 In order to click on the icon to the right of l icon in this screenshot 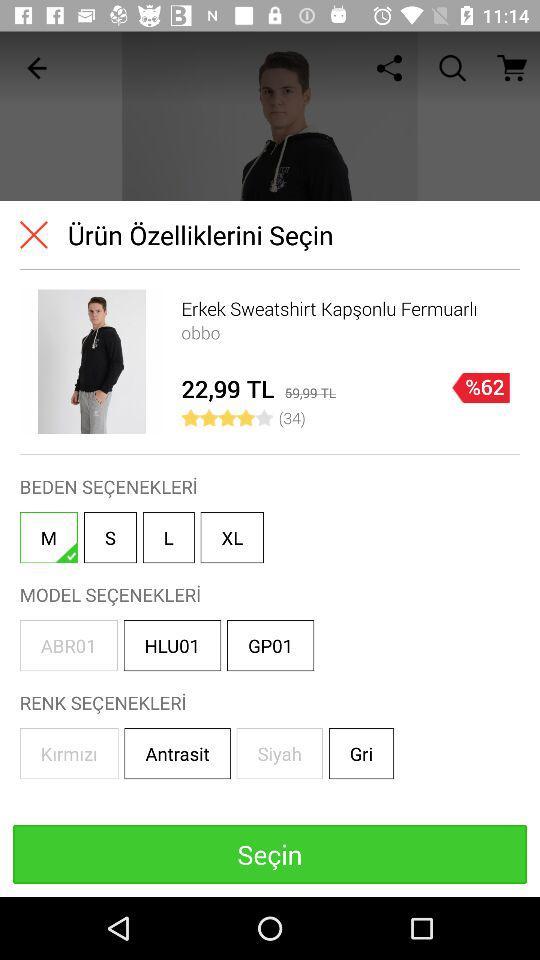, I will do `click(231, 536)`.